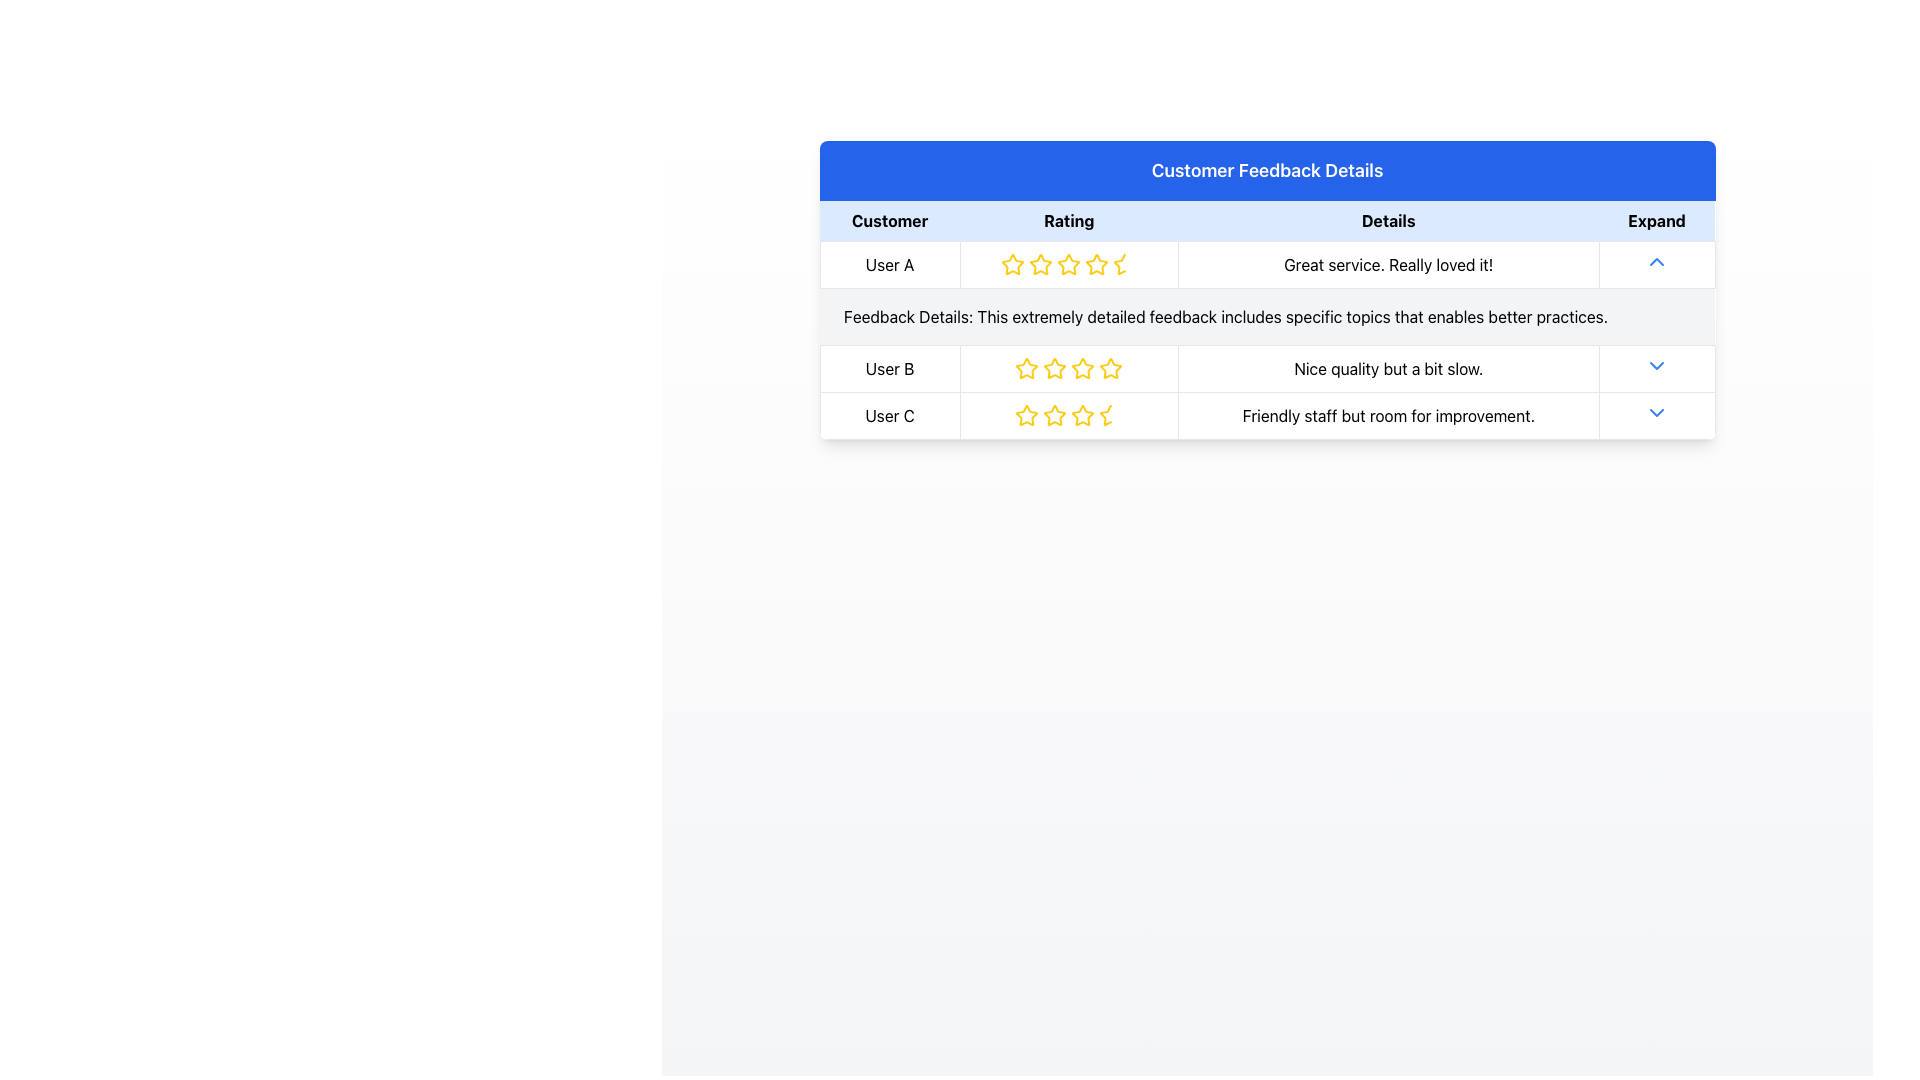  I want to click on the Rating Stars located in the third row of the feedback table under the 'Rating' column, adjacent to 'User C' to interact with the rating system, so click(1068, 415).